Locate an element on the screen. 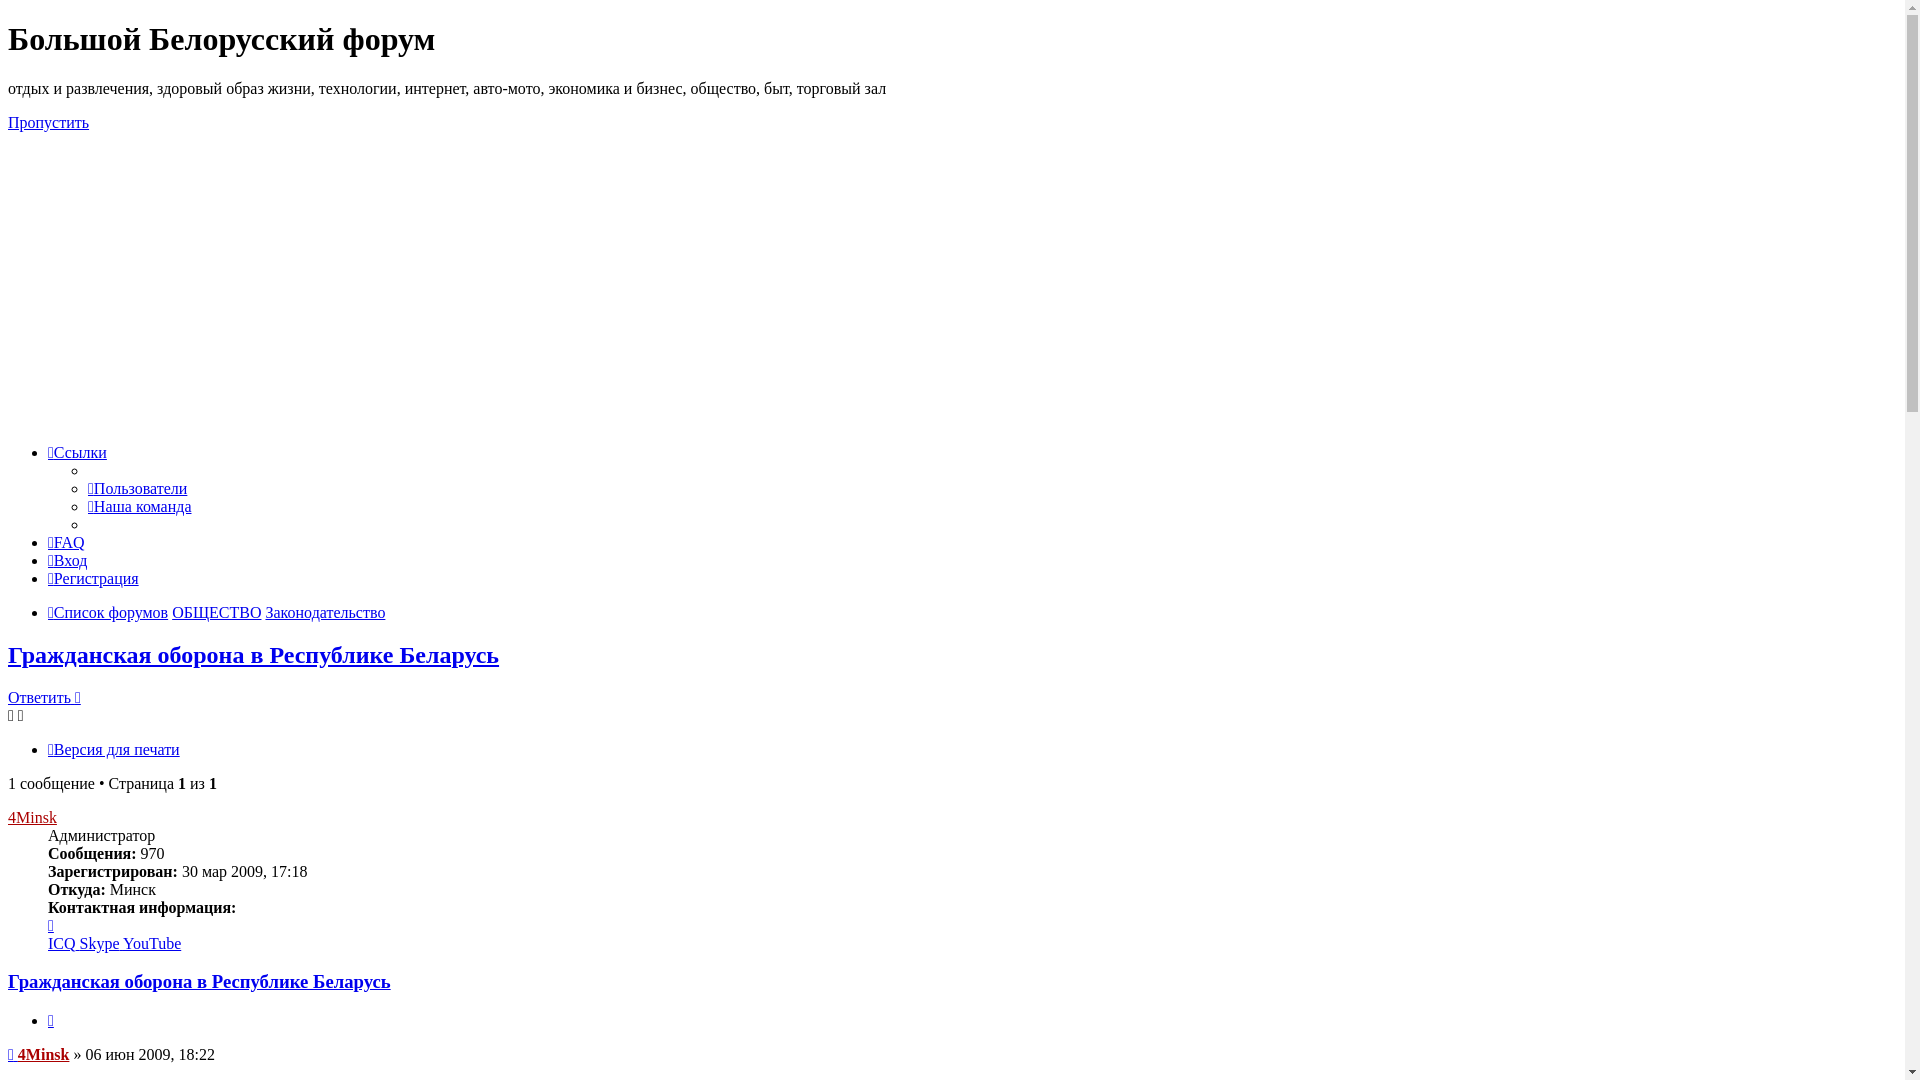 This screenshot has width=1920, height=1080. 'FAQ' is located at coordinates (48, 542).